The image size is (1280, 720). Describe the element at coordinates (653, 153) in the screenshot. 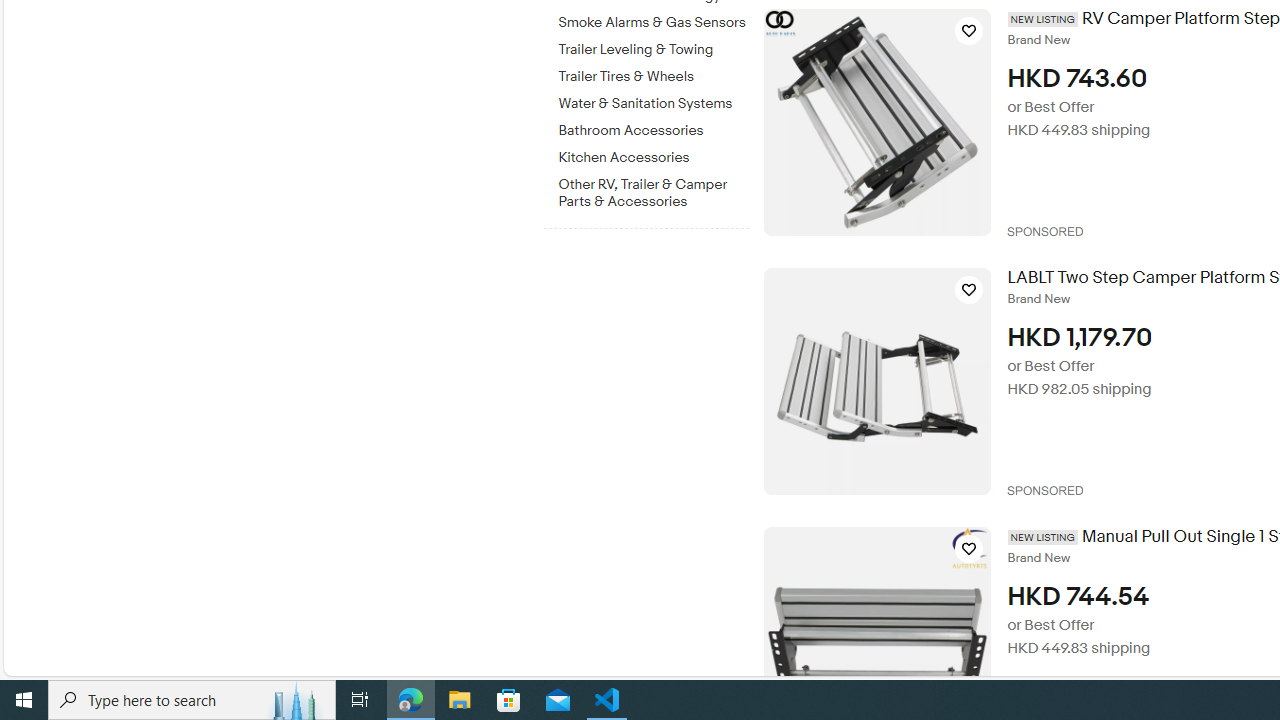

I see `'Kitchen Accessories'` at that location.